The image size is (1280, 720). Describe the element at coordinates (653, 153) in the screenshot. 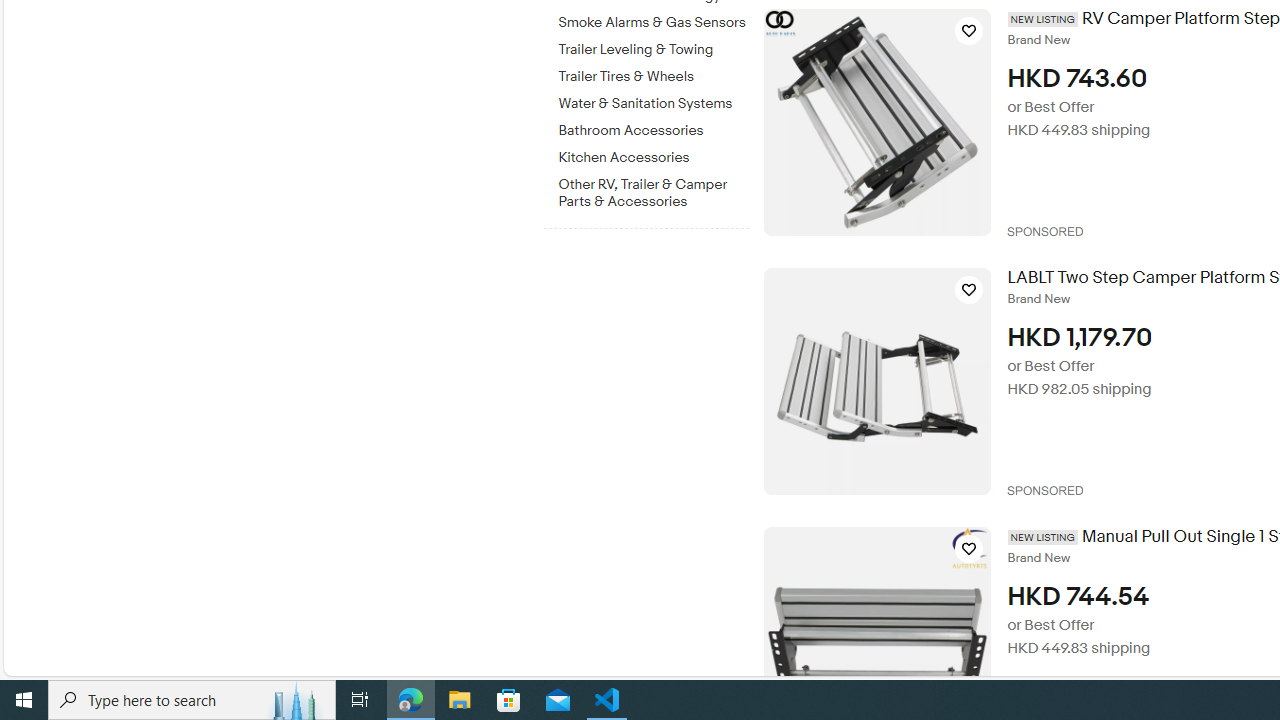

I see `'Kitchen Accessories'` at that location.